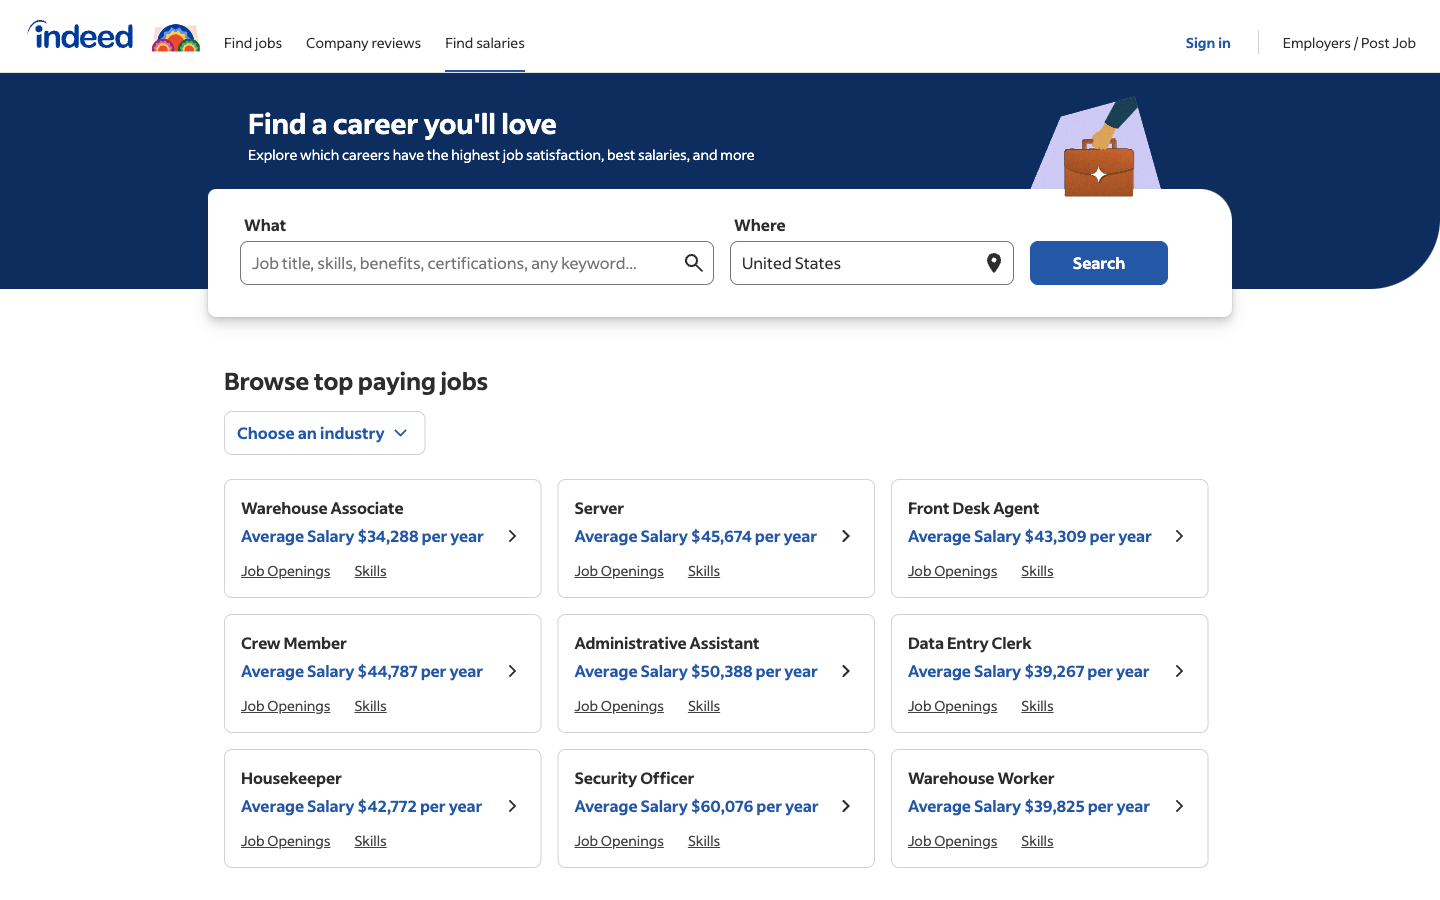  I want to click on Investigate the skills needed for the job of "Administrative Assistant, so click(1037, 840).